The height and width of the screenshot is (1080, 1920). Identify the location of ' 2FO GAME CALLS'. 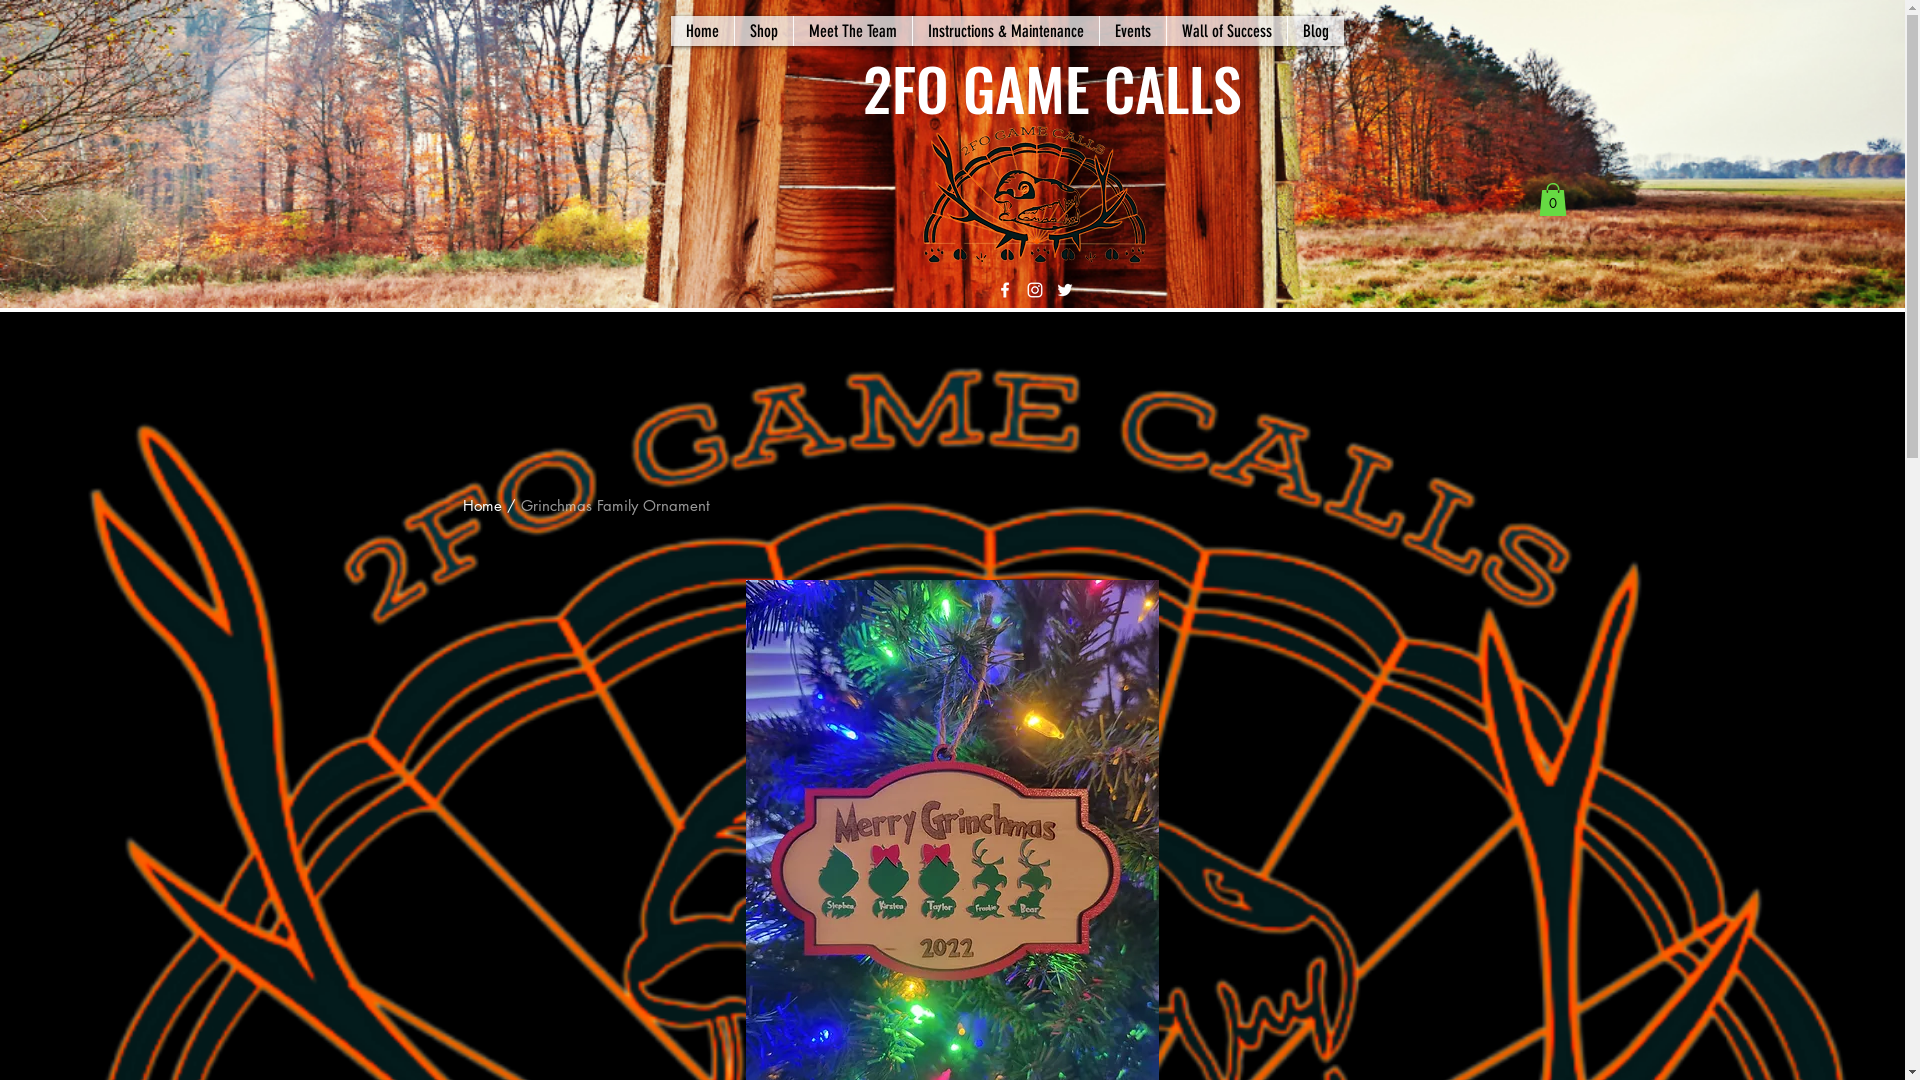
(1043, 87).